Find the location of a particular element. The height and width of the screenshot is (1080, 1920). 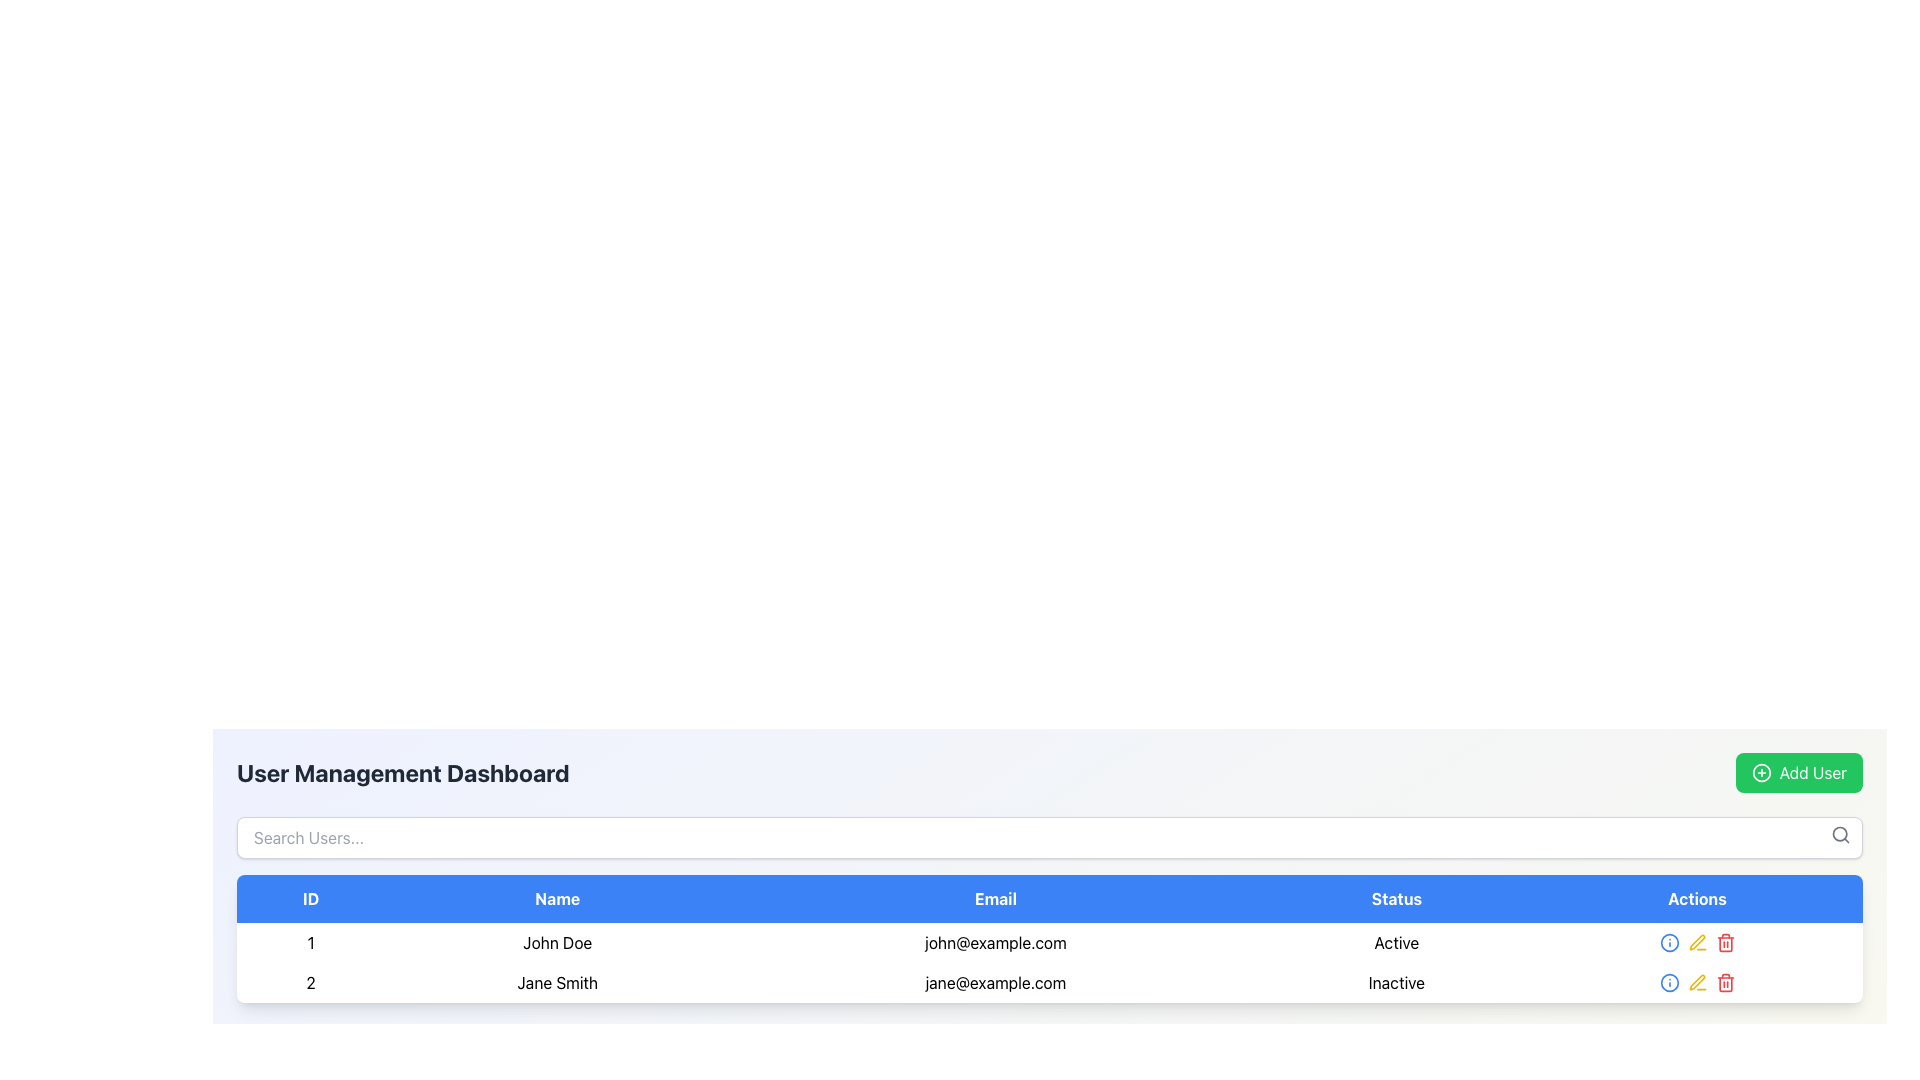

first circular SVG graphic in the action column corresponding to the user 'John Doe' for development purposes is located at coordinates (1669, 982).